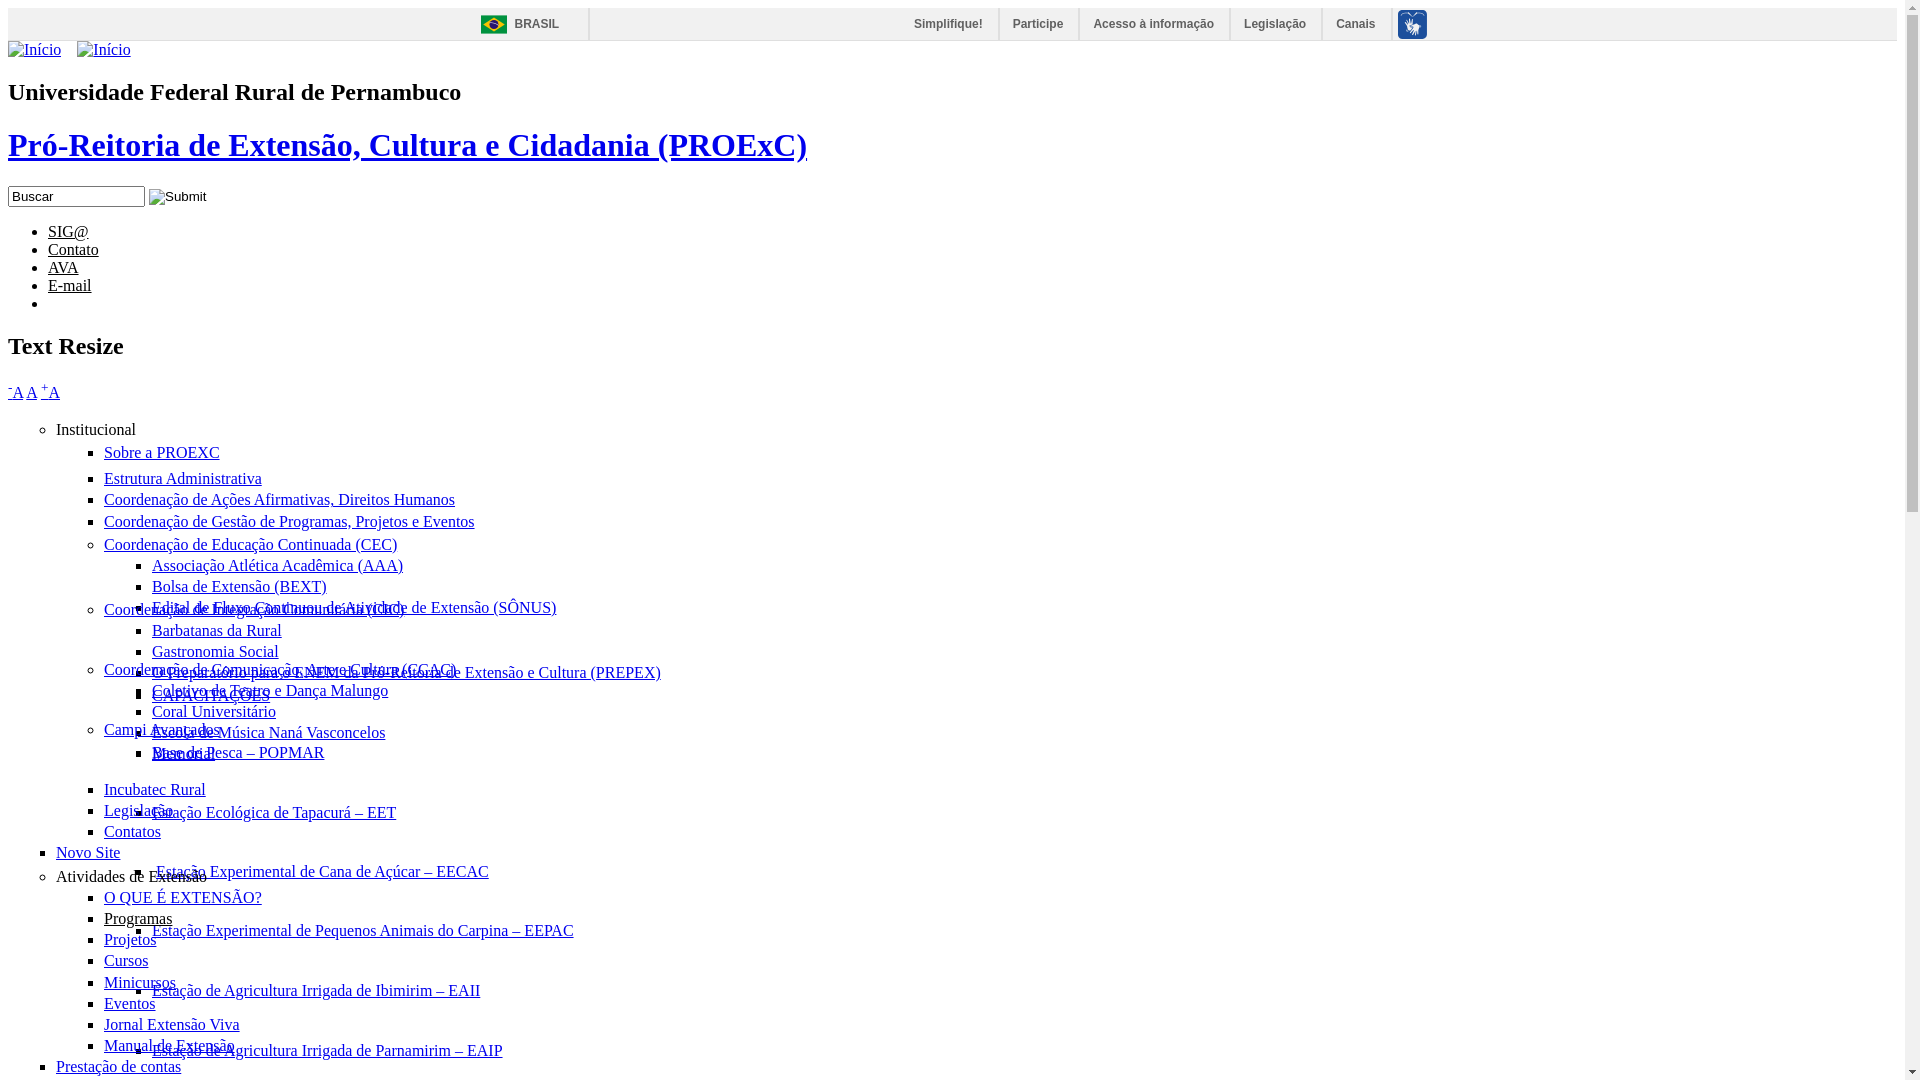 This screenshot has width=1920, height=1080. Describe the element at coordinates (138, 981) in the screenshot. I see `'Minicursos'` at that location.